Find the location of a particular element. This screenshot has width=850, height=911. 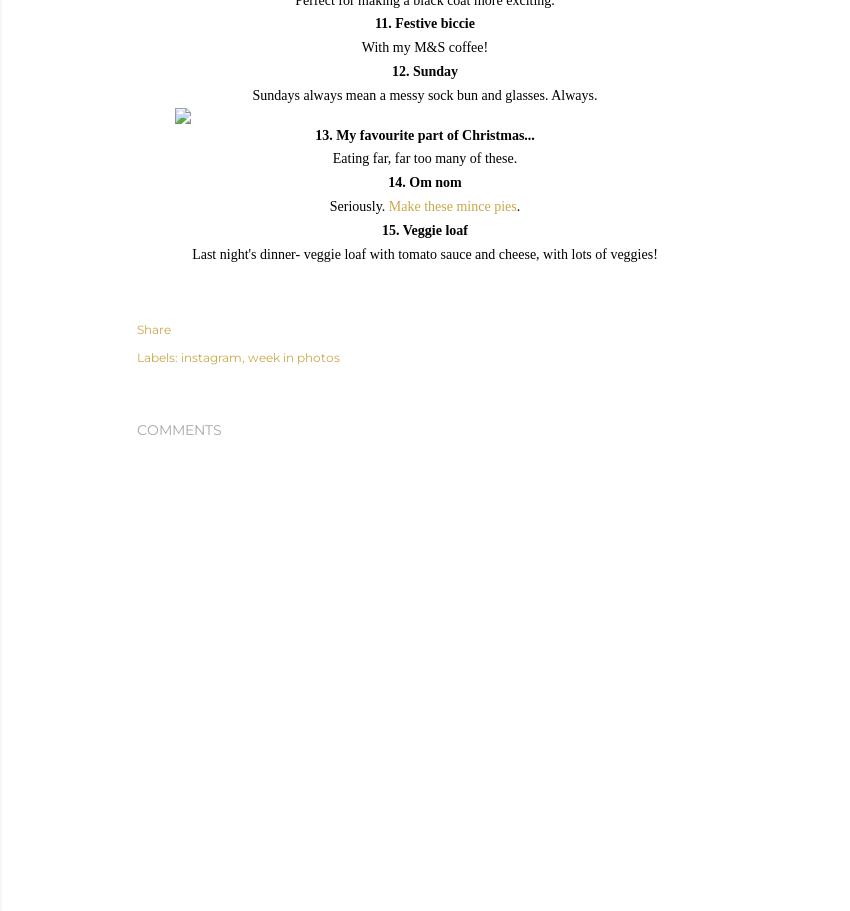

'Eating far, far too many of these.' is located at coordinates (424, 158).